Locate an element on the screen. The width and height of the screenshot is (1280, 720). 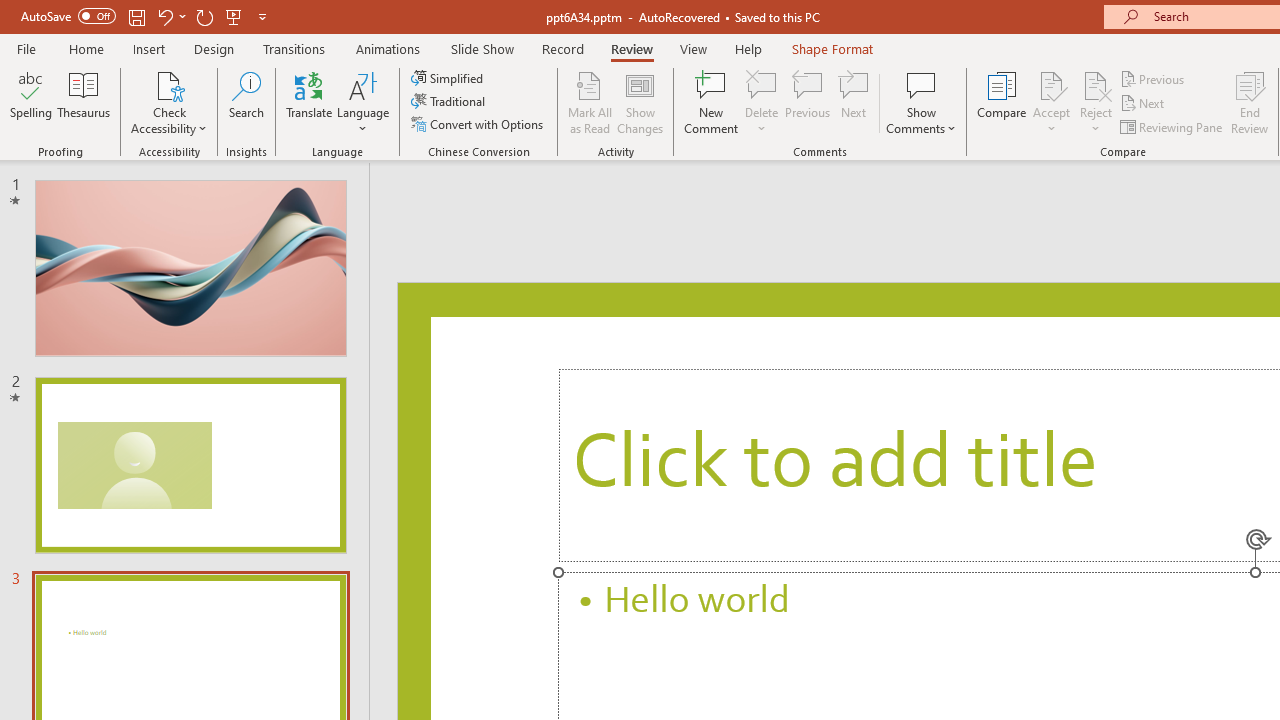
'Accept Change' is located at coordinates (1050, 84).